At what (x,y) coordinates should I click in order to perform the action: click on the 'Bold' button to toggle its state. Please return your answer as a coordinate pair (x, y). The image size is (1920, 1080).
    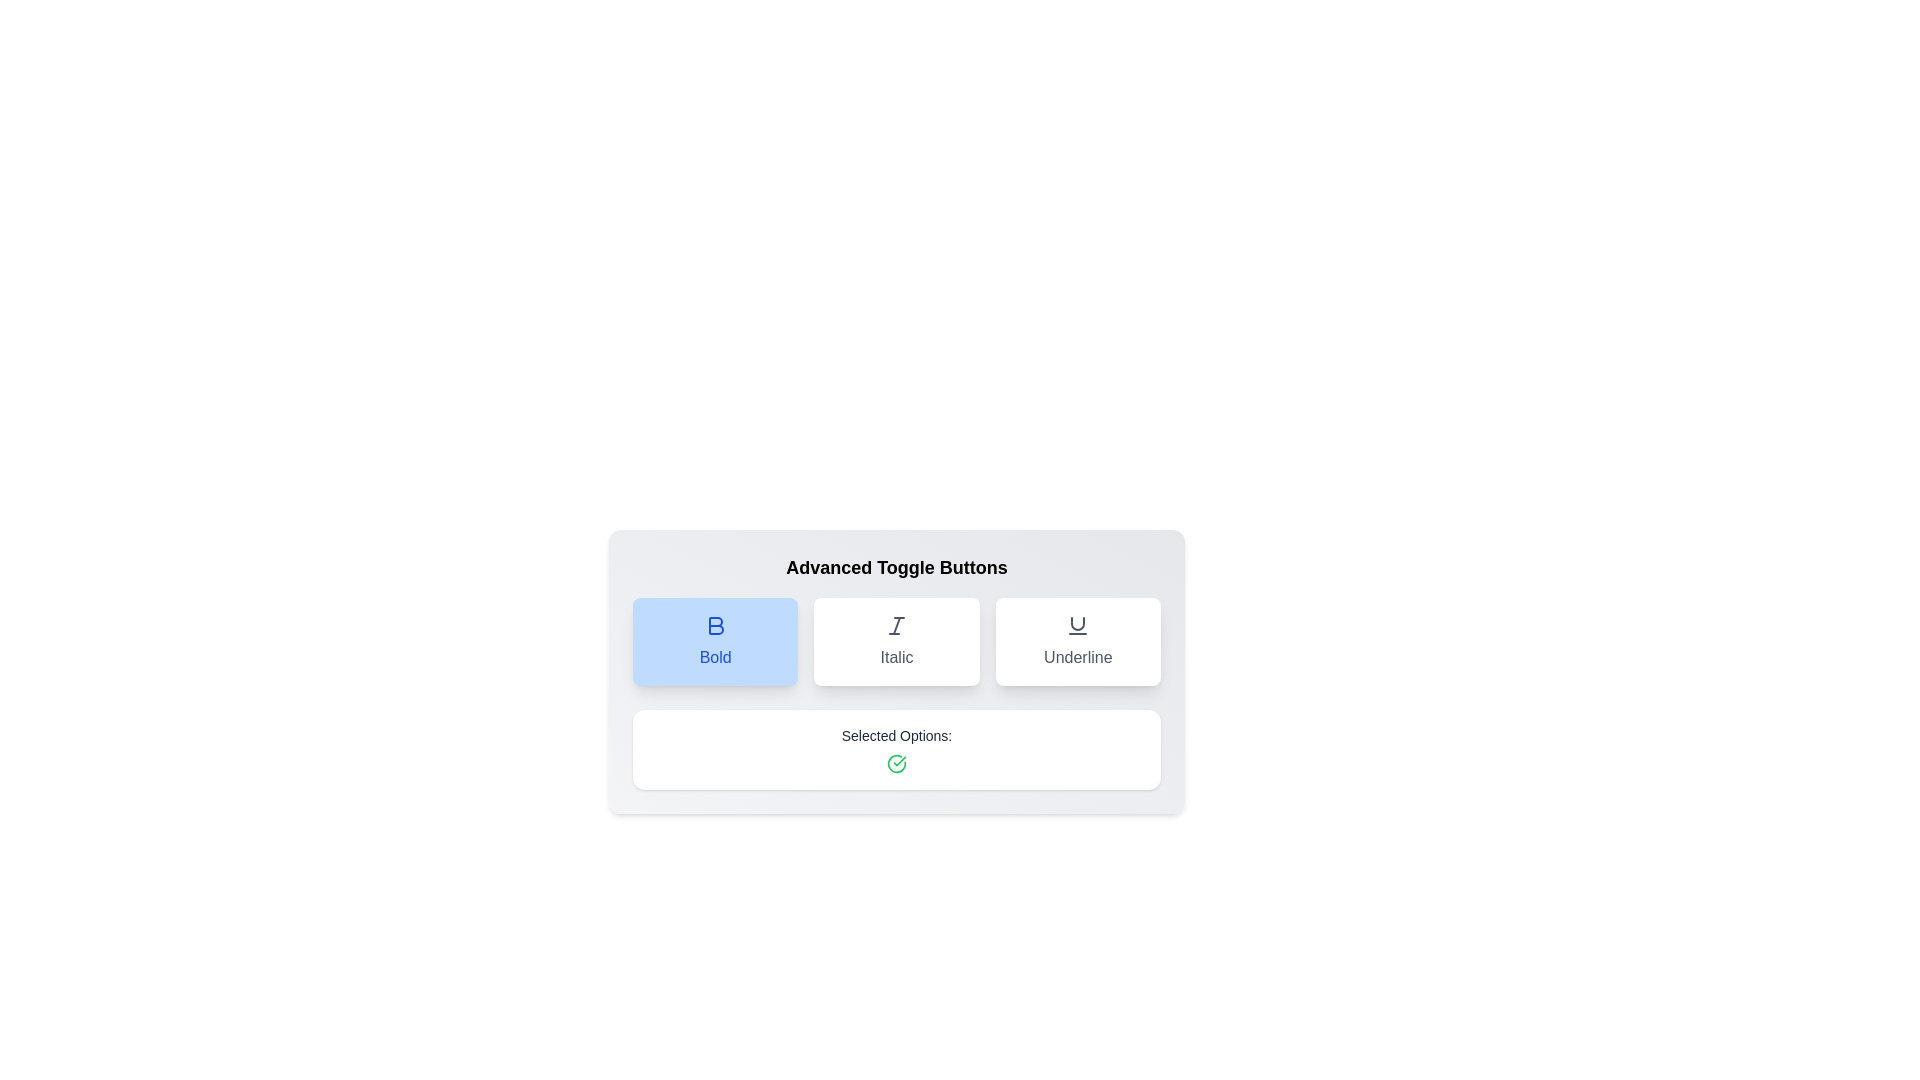
    Looking at the image, I should click on (715, 641).